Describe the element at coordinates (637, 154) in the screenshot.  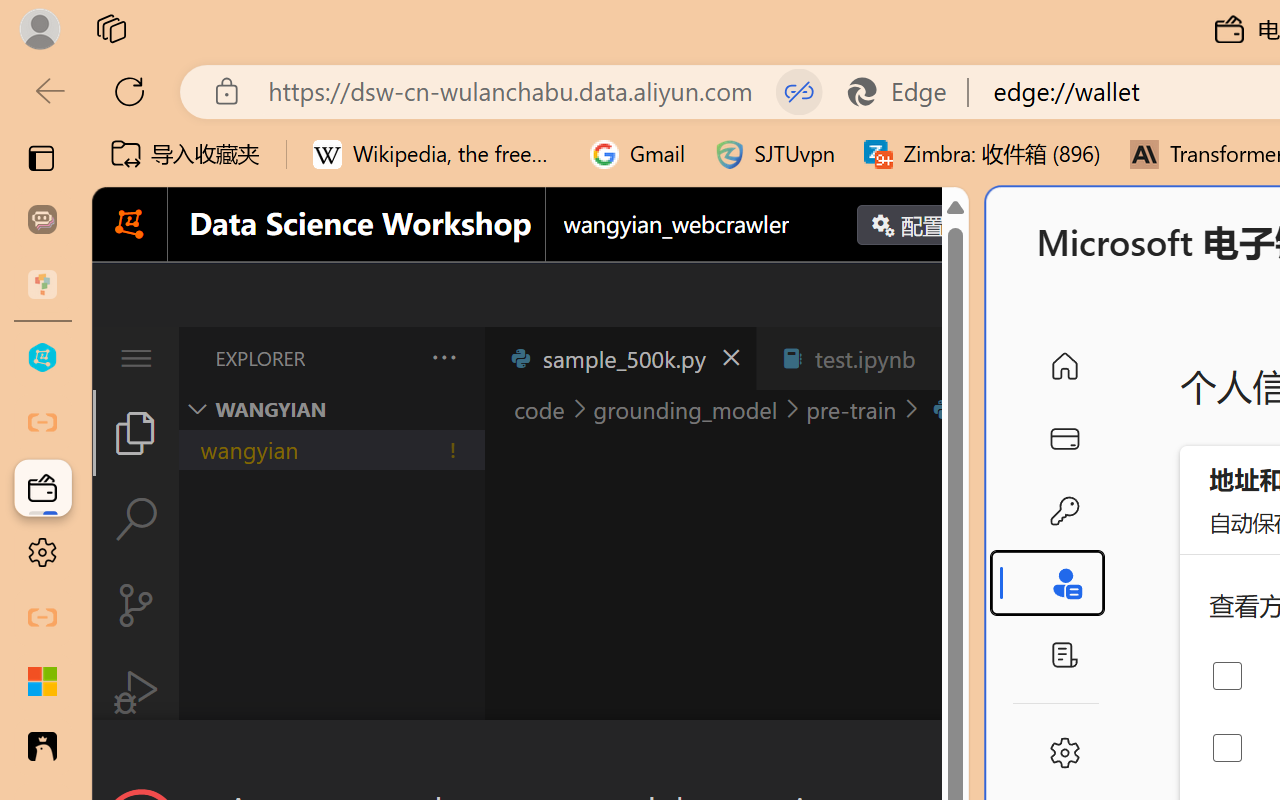
I see `'Gmail'` at that location.